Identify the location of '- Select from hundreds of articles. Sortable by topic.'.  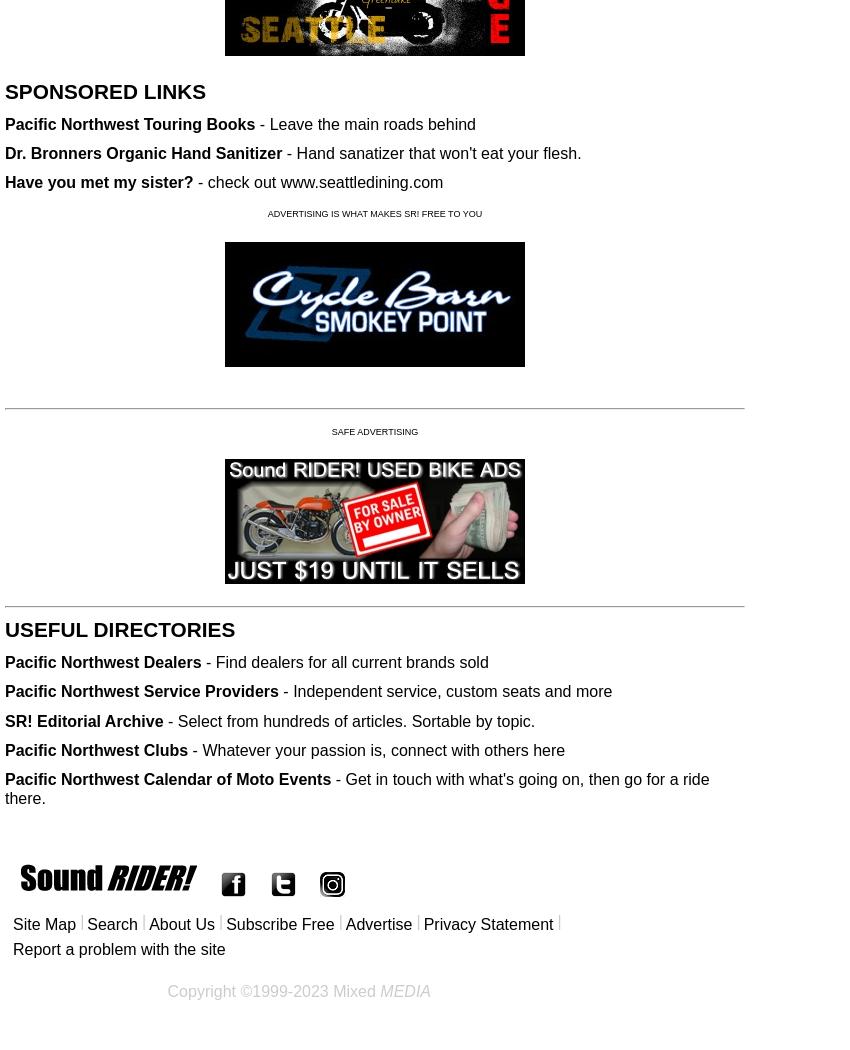
(348, 719).